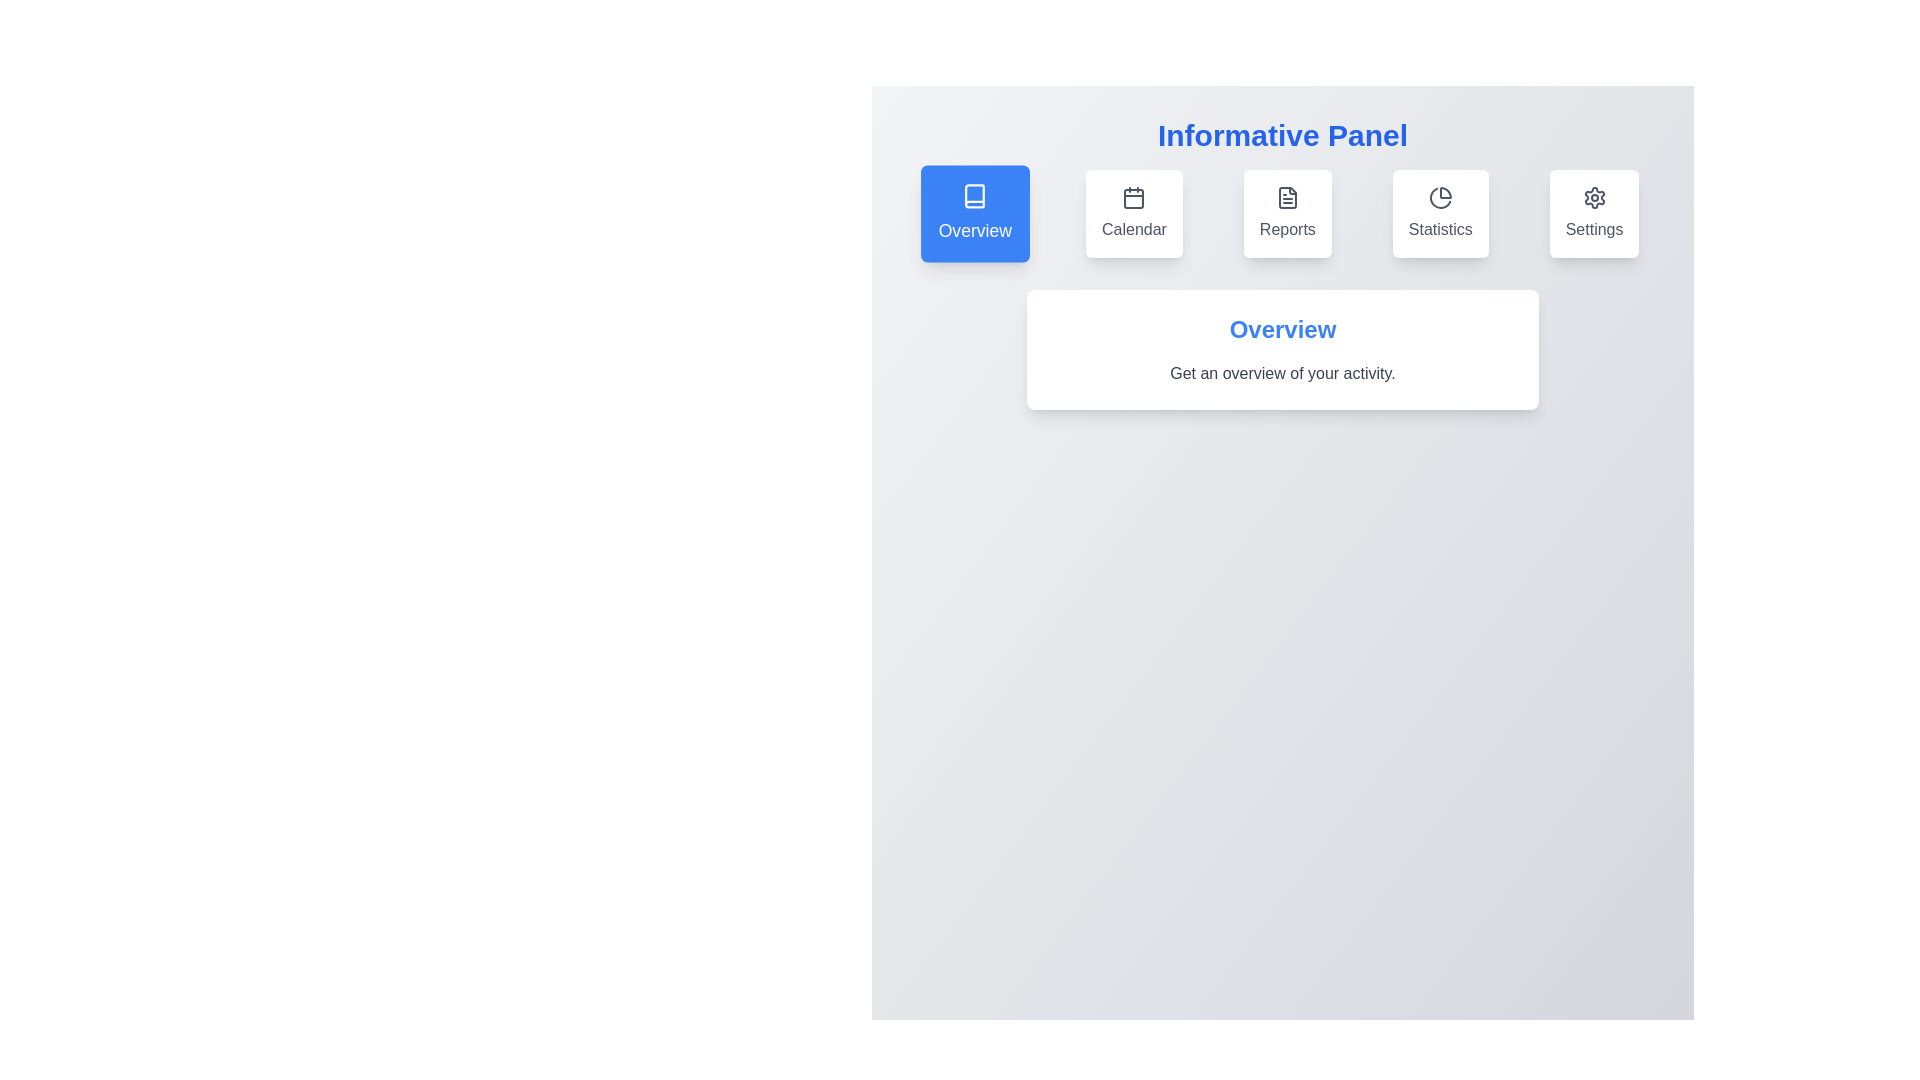  Describe the element at coordinates (975, 196) in the screenshot. I see `the 'Overview' icon located in the top-left region of the interface, which is part of a blue button and the first item in a horizontally arranged menu` at that location.